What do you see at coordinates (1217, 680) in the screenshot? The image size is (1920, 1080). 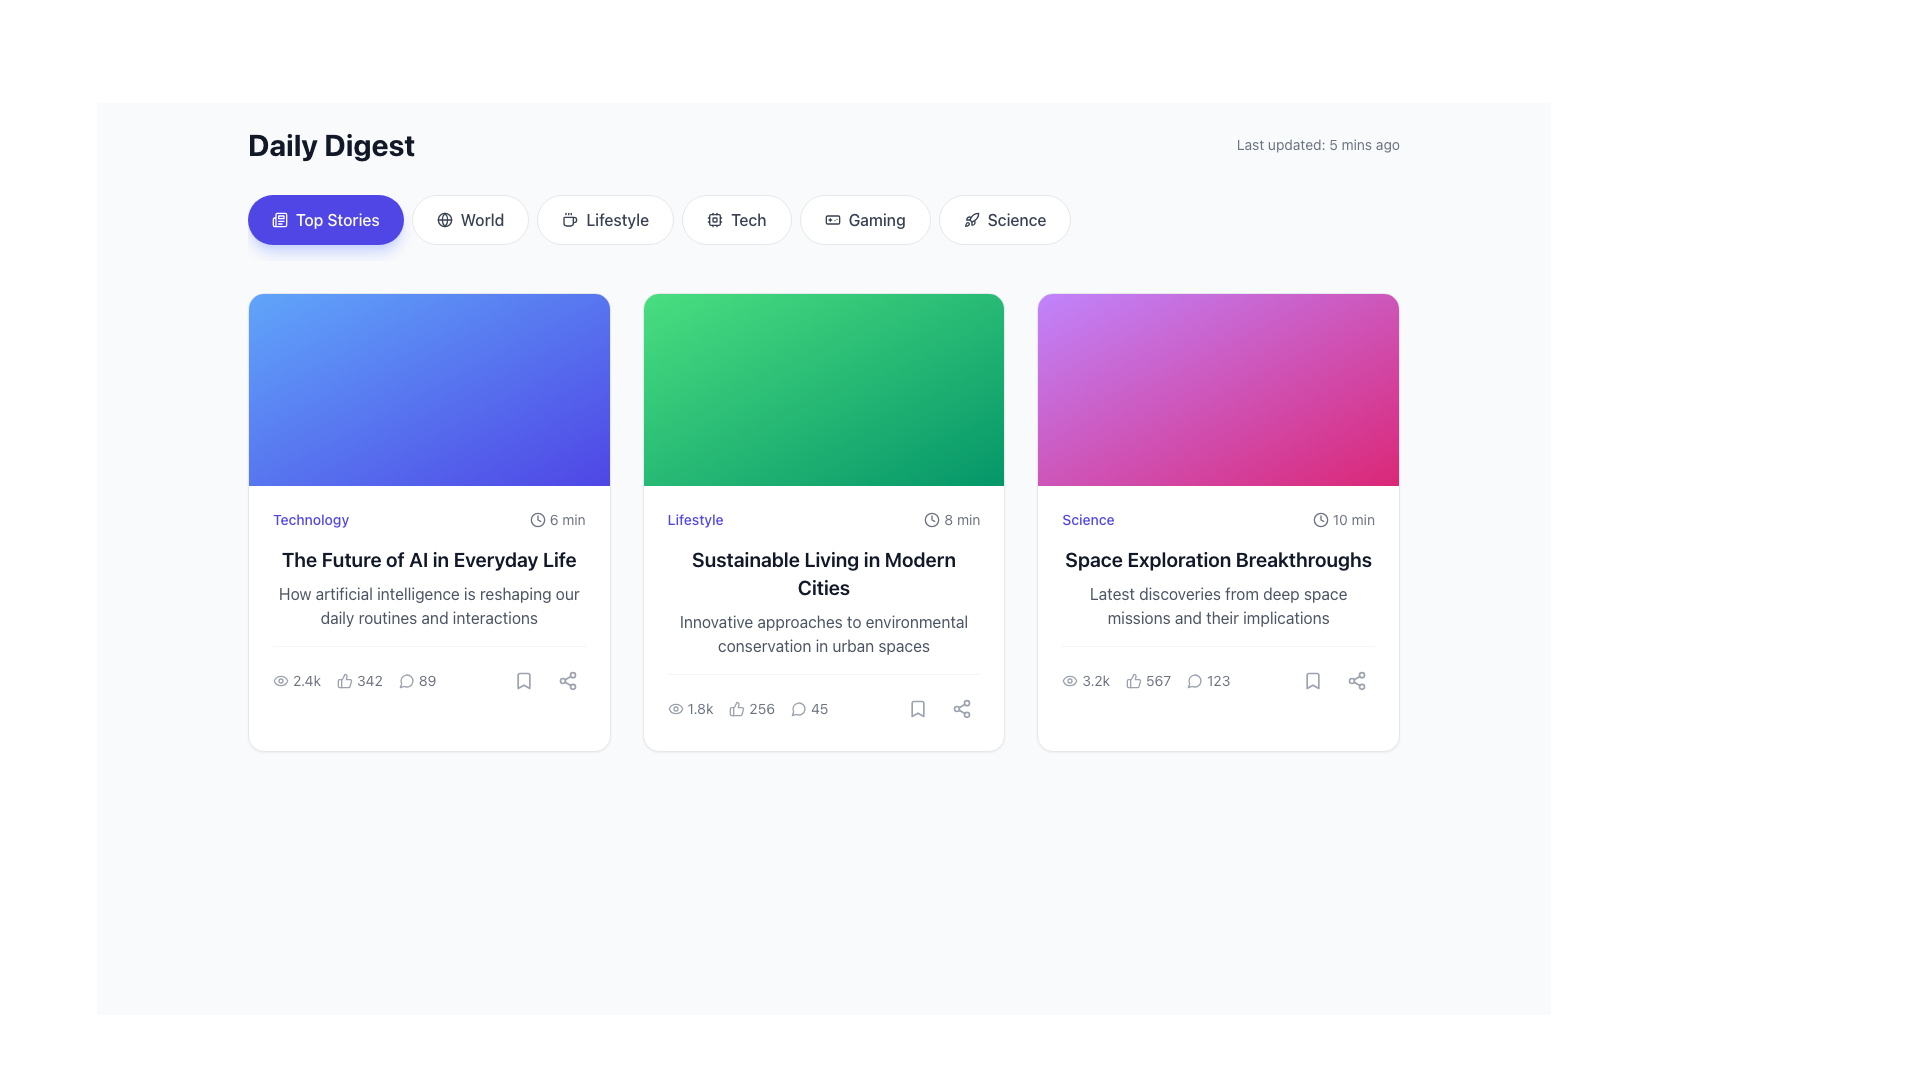 I see `value displayed as '123' in light gray color, which is located adjacent to a speech bubble icon on the 'Space Exploration Breakthroughs' card in the bottom-right corner` at bounding box center [1217, 680].